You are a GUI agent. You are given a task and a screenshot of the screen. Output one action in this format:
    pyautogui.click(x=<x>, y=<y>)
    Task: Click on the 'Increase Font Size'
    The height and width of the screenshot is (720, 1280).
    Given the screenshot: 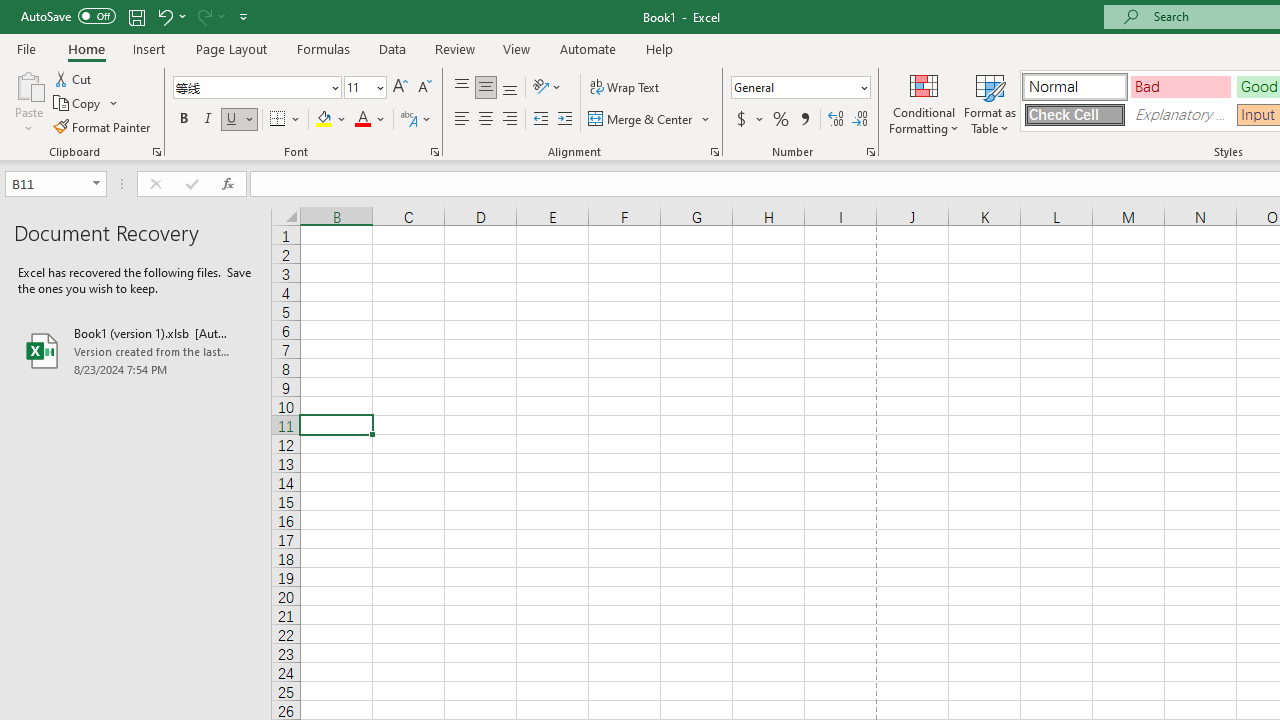 What is the action you would take?
    pyautogui.click(x=400, y=86)
    